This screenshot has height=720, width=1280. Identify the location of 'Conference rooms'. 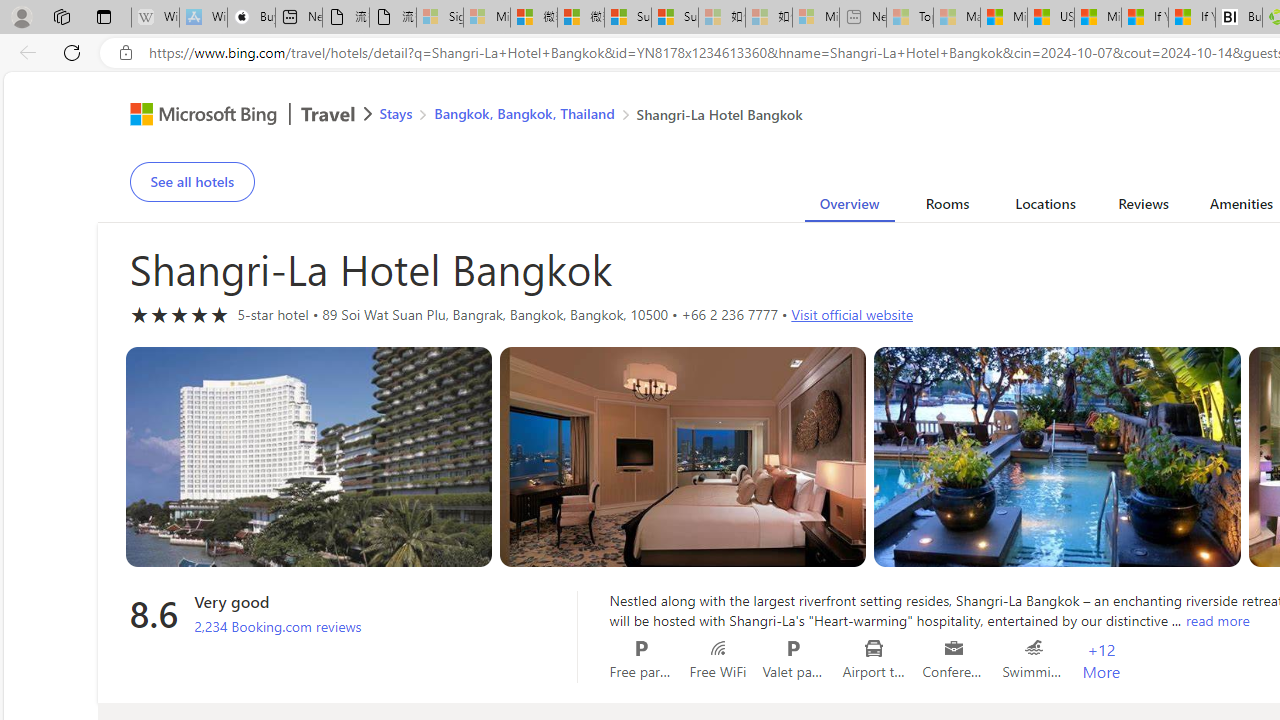
(953, 648).